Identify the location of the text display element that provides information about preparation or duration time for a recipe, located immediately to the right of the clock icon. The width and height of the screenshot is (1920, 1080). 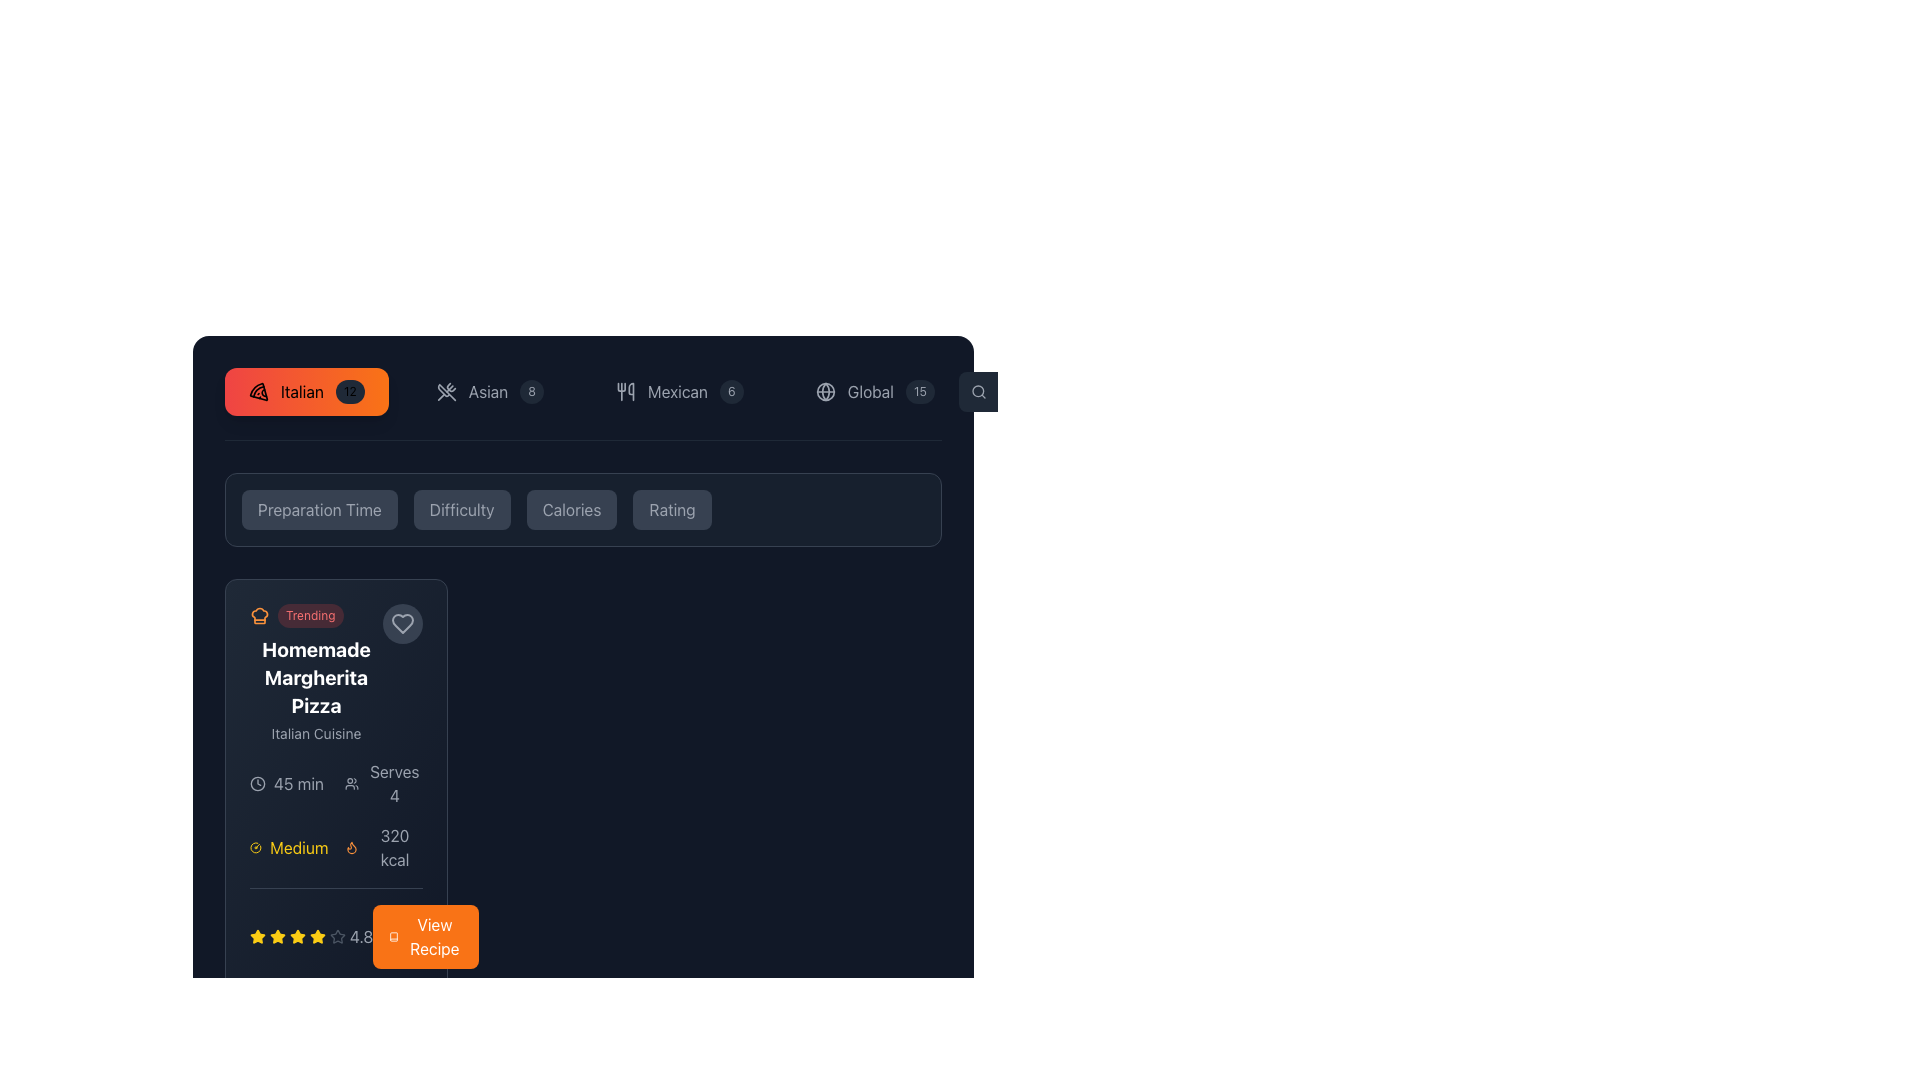
(297, 782).